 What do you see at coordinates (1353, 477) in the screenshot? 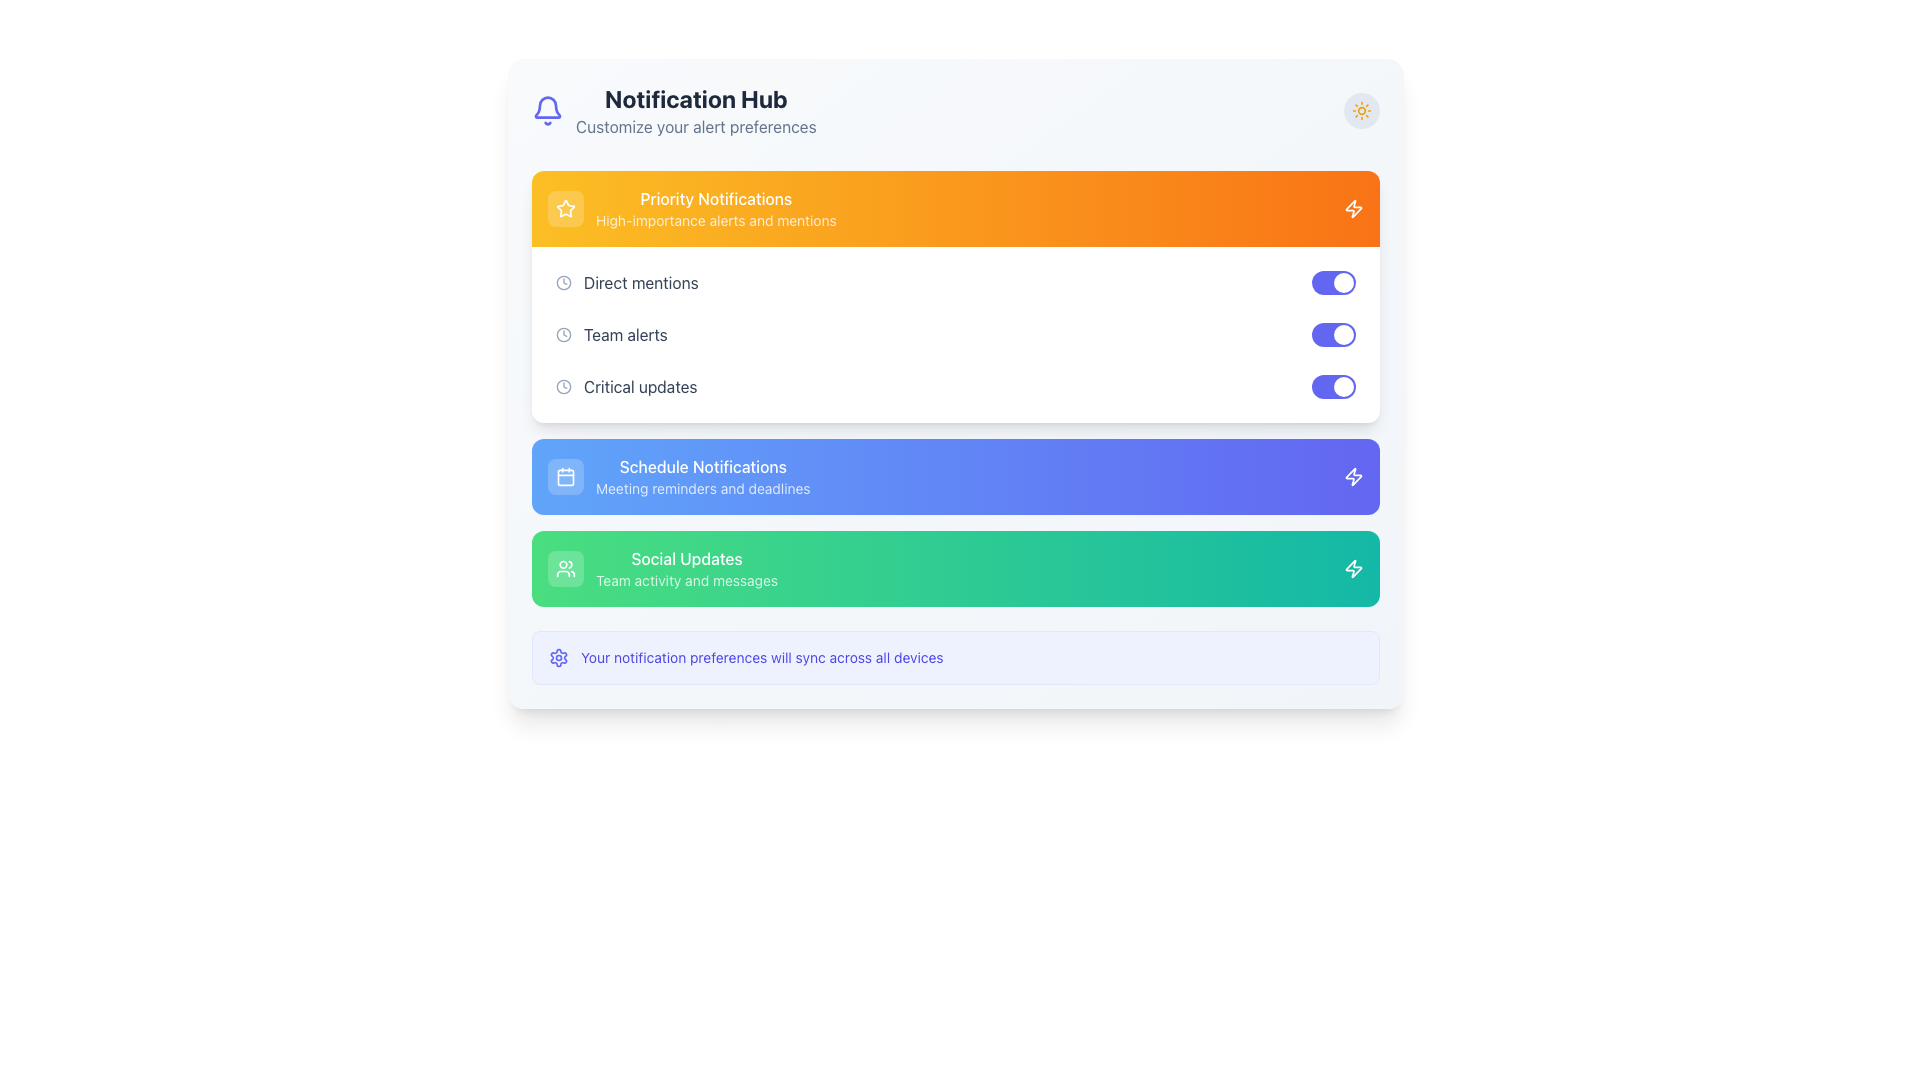
I see `the lightning bolt-shaped icon located on the right-hand side of the 'Schedule Notifications' button in the Notification Hub interface, which is styled as an SVG image filled with white color on a blue background` at bounding box center [1353, 477].